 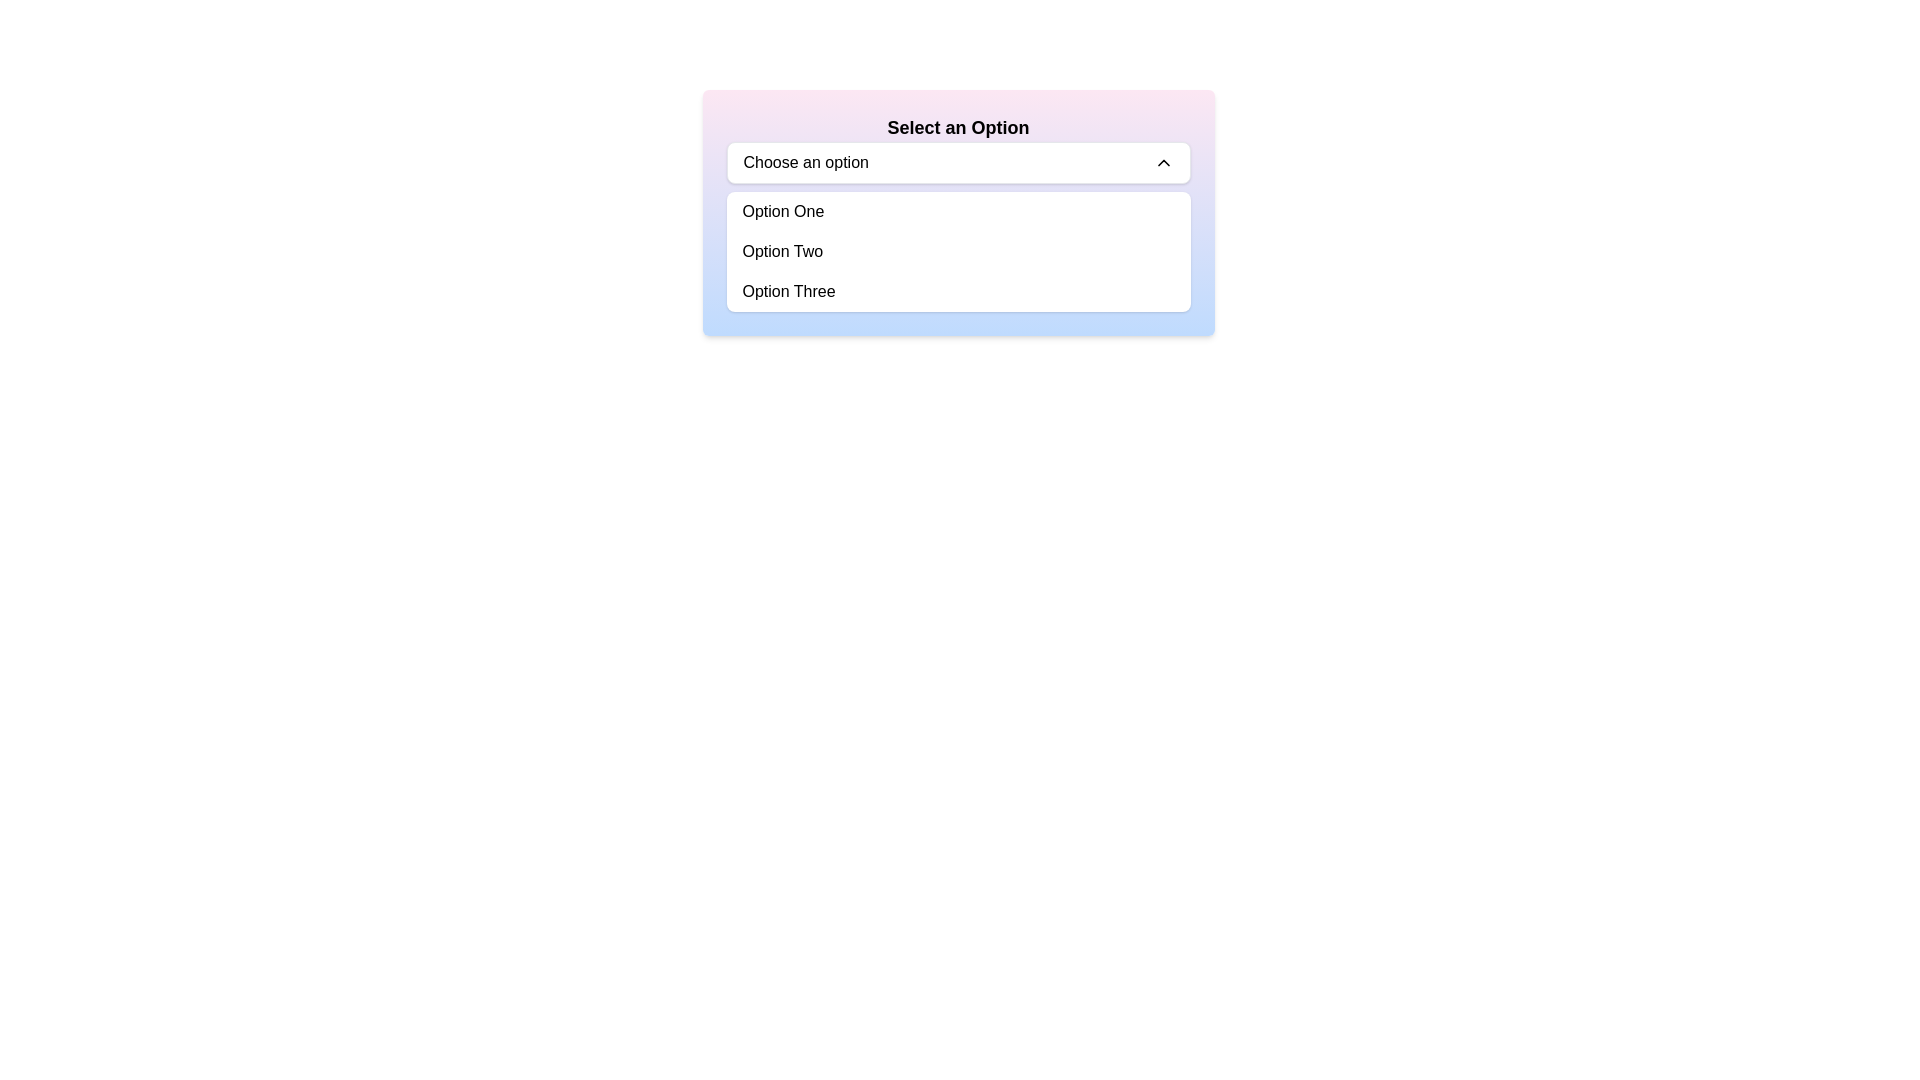 What do you see at coordinates (957, 212) in the screenshot?
I see `the first option 'Option One' in the dropdown menu titled 'Select an Option'` at bounding box center [957, 212].